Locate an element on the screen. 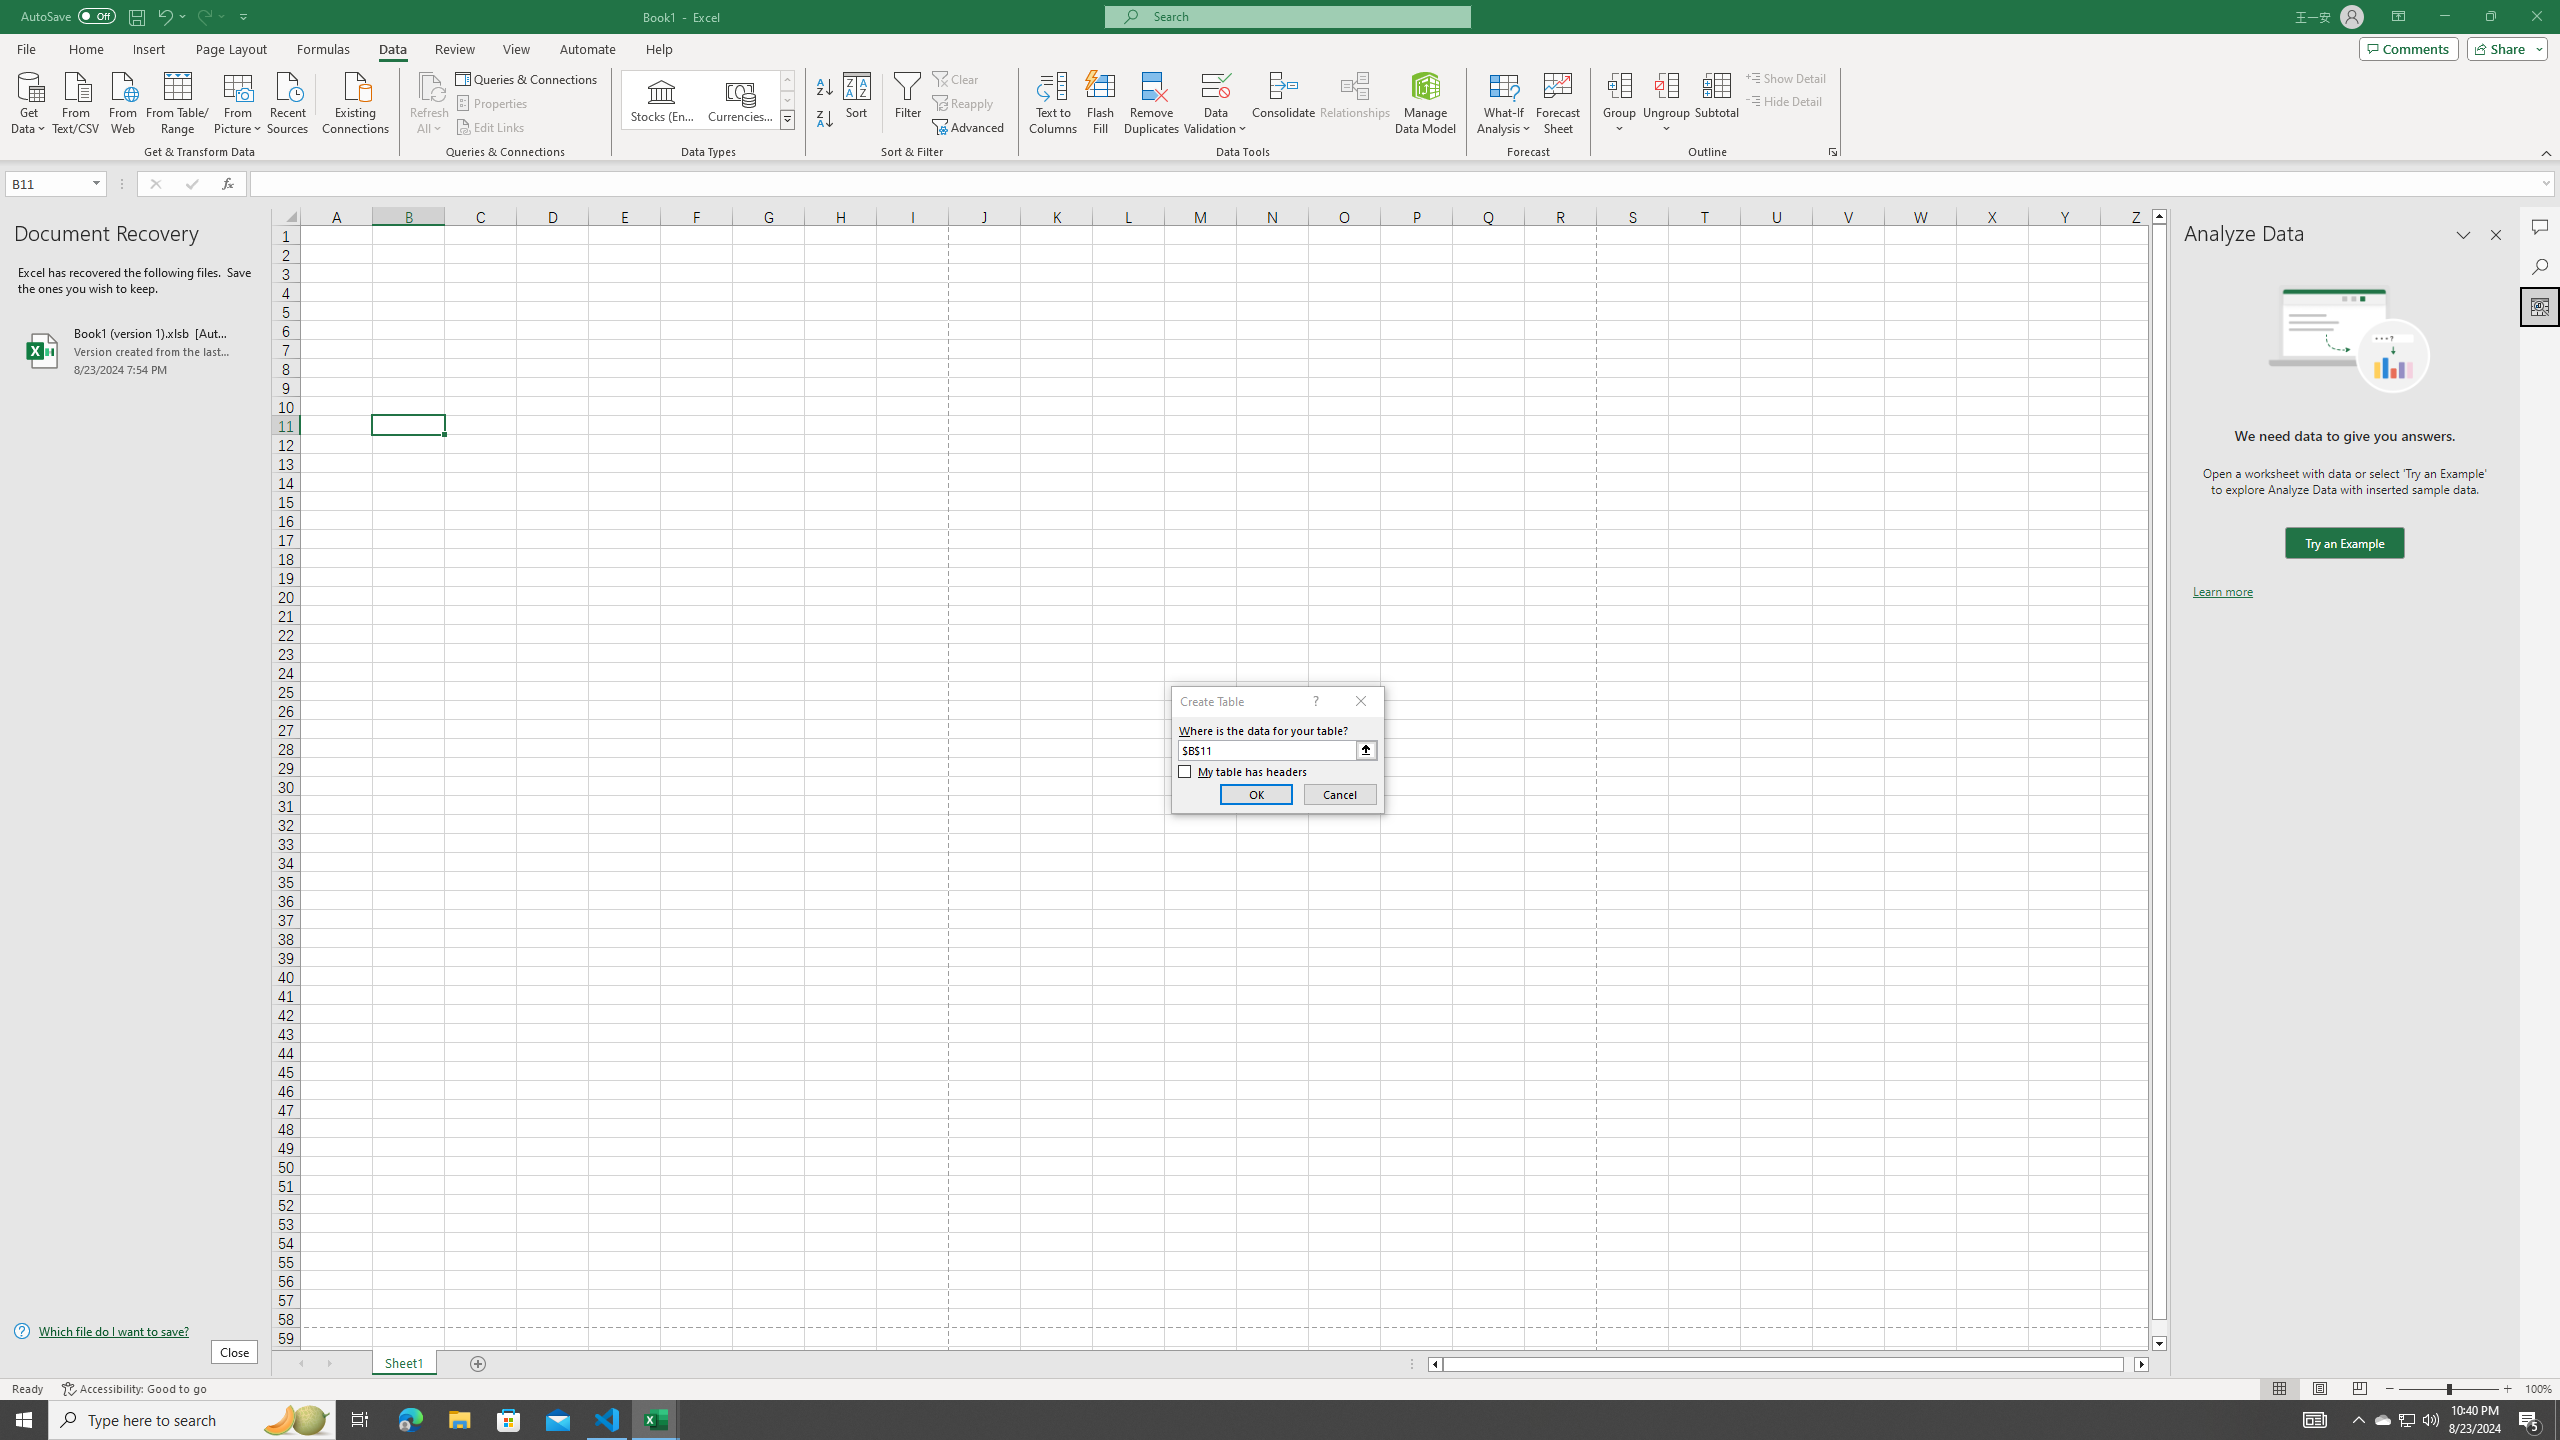 The image size is (2560, 1440). 'Collapse the Ribbon' is located at coordinates (2547, 153).